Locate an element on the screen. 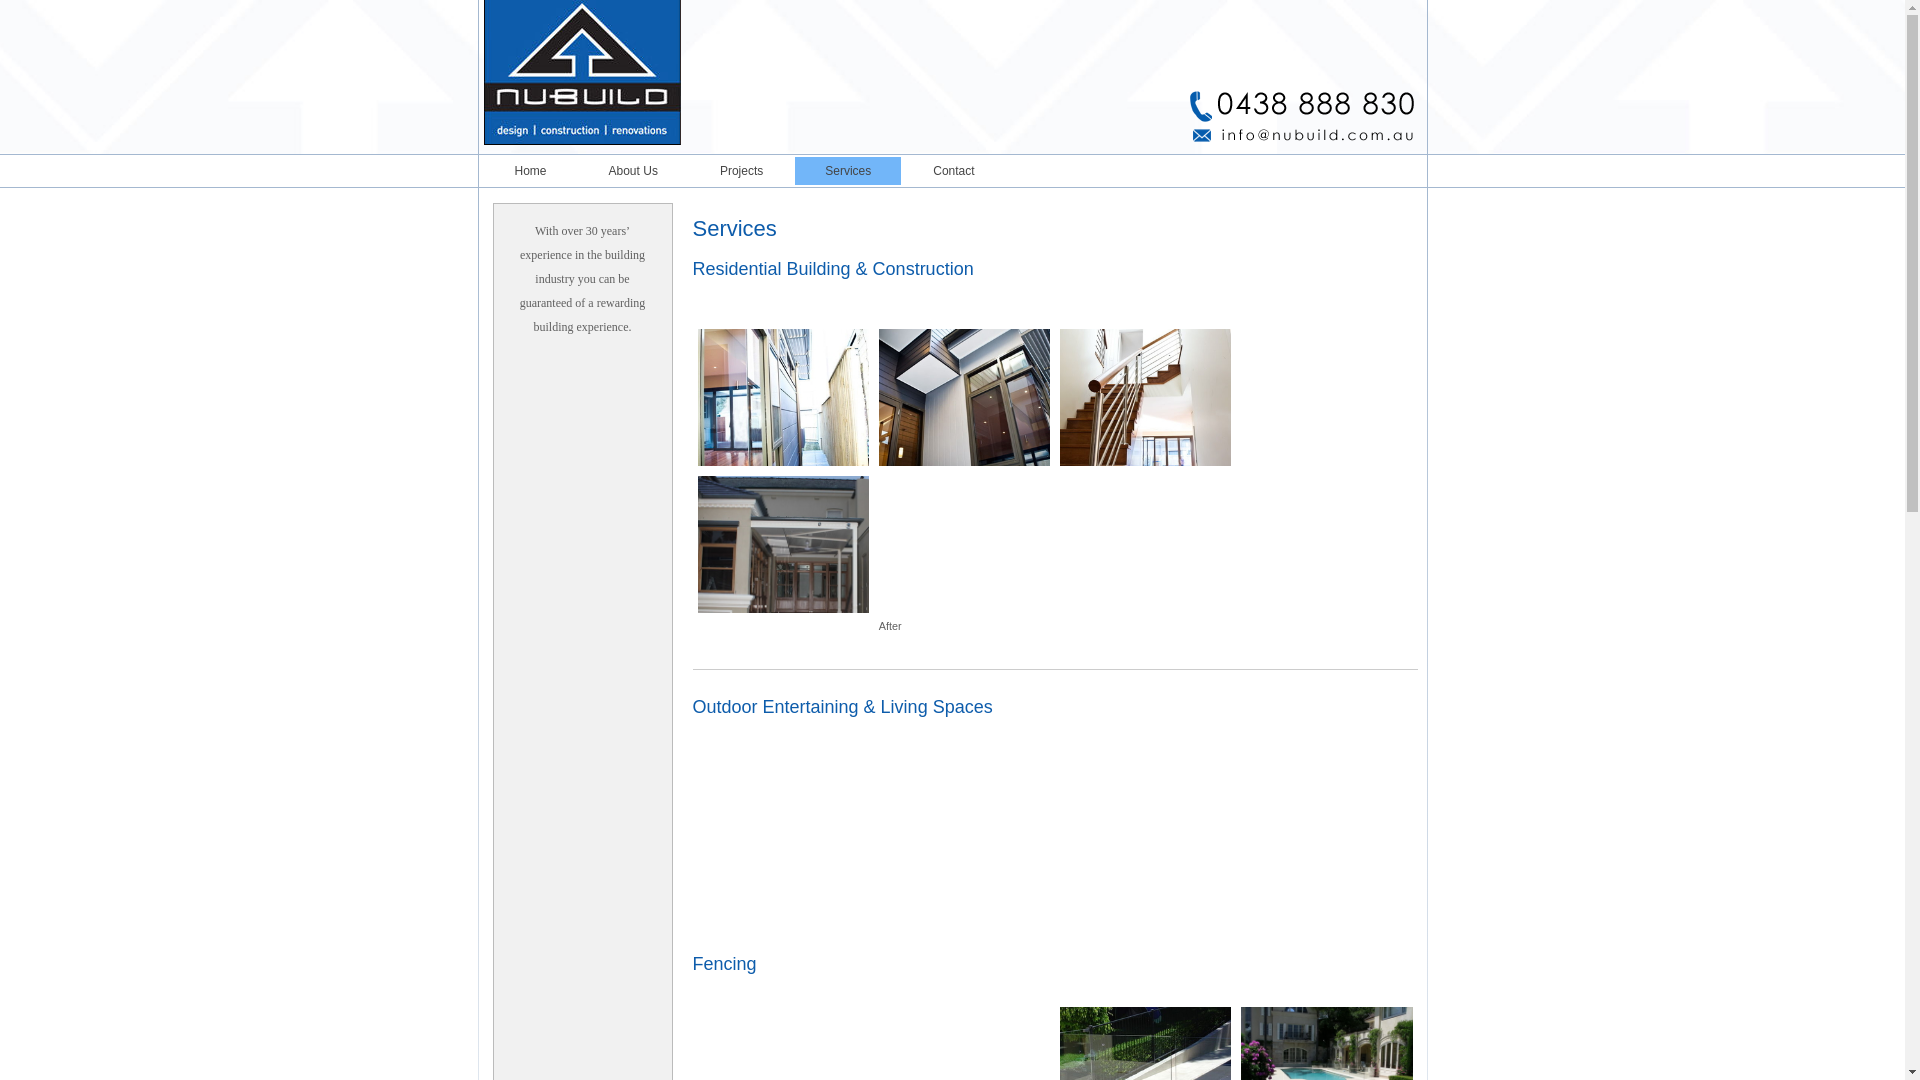 The image size is (1920, 1080). 'Home' is located at coordinates (529, 169).